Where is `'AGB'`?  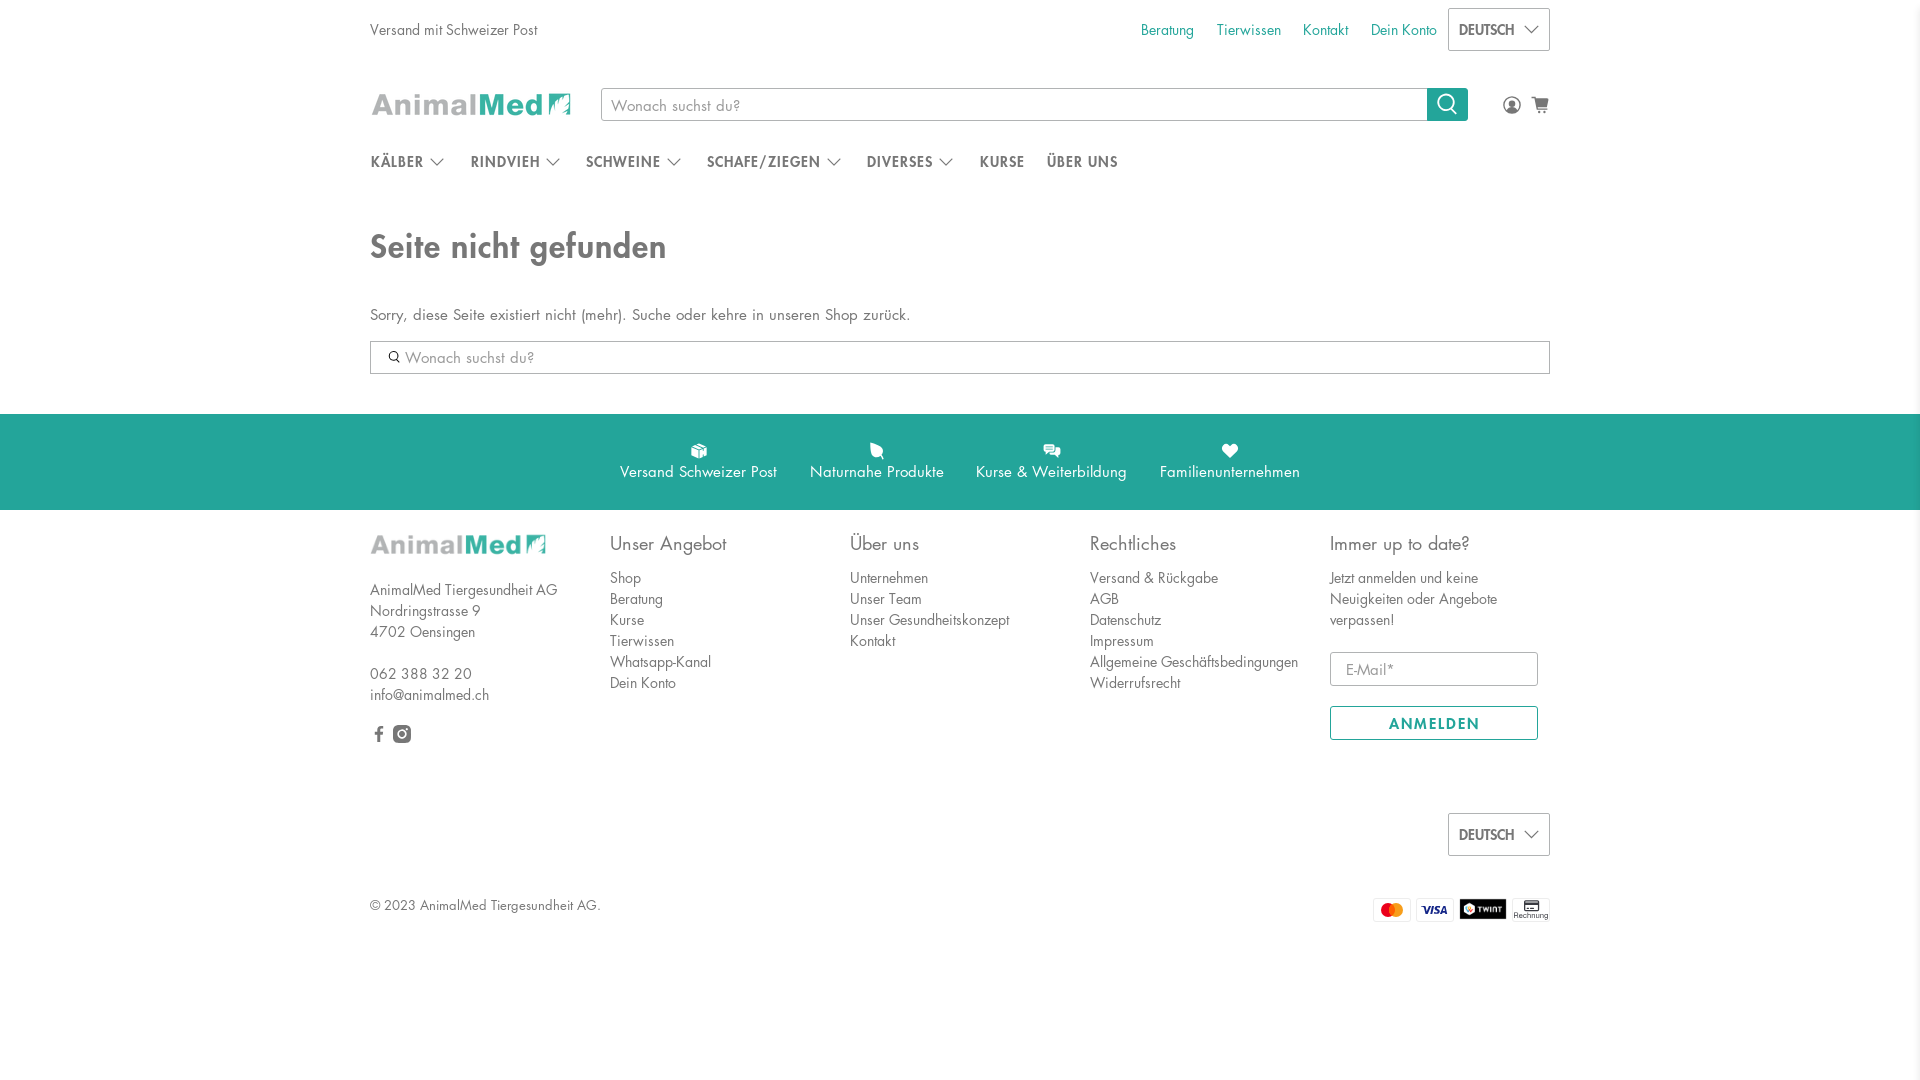 'AGB' is located at coordinates (1103, 596).